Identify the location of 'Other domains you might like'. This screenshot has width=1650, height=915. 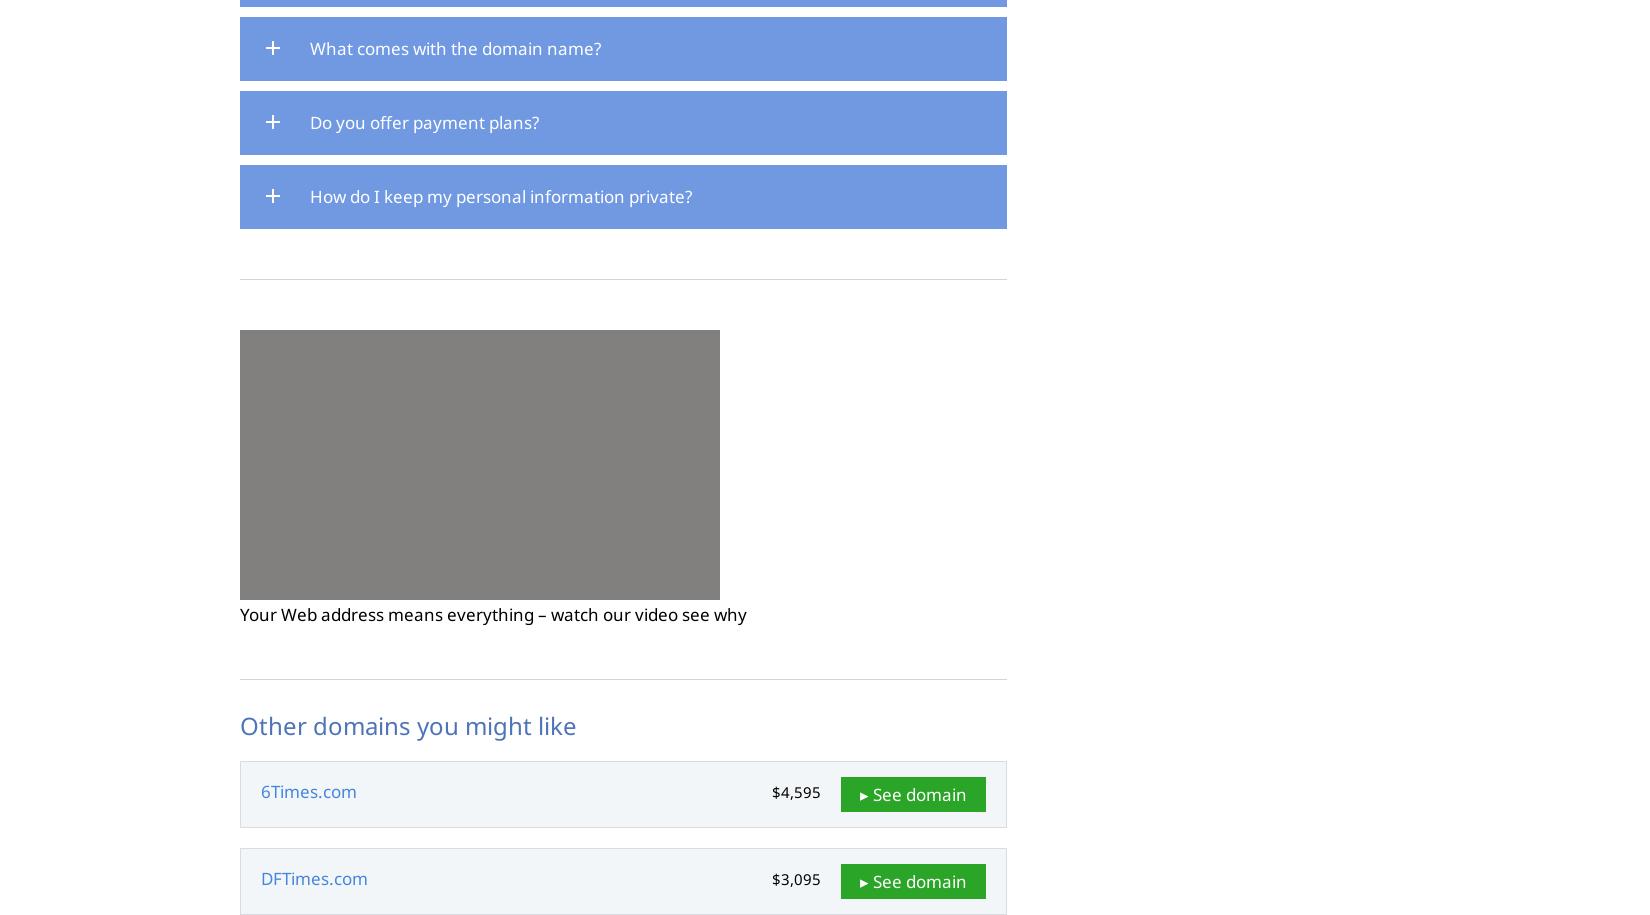
(408, 725).